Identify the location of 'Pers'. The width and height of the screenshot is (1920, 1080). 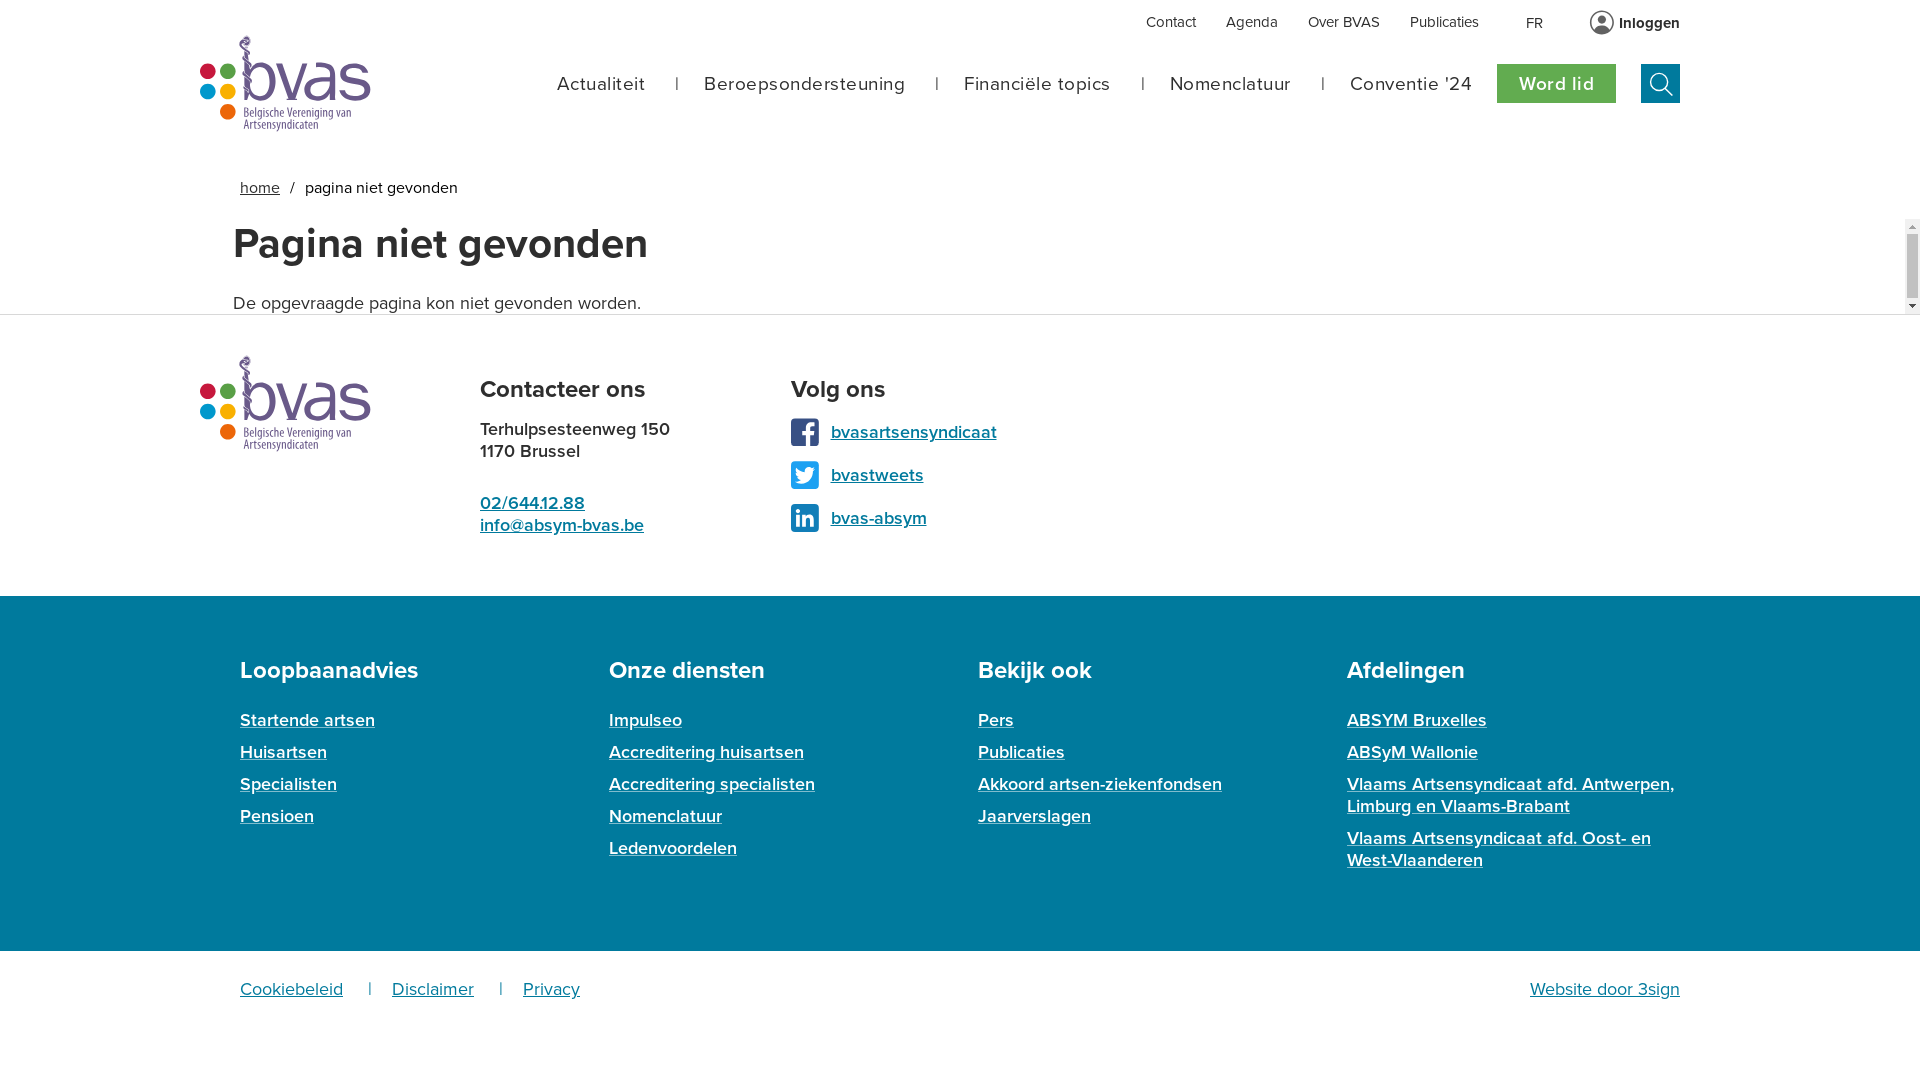
(996, 720).